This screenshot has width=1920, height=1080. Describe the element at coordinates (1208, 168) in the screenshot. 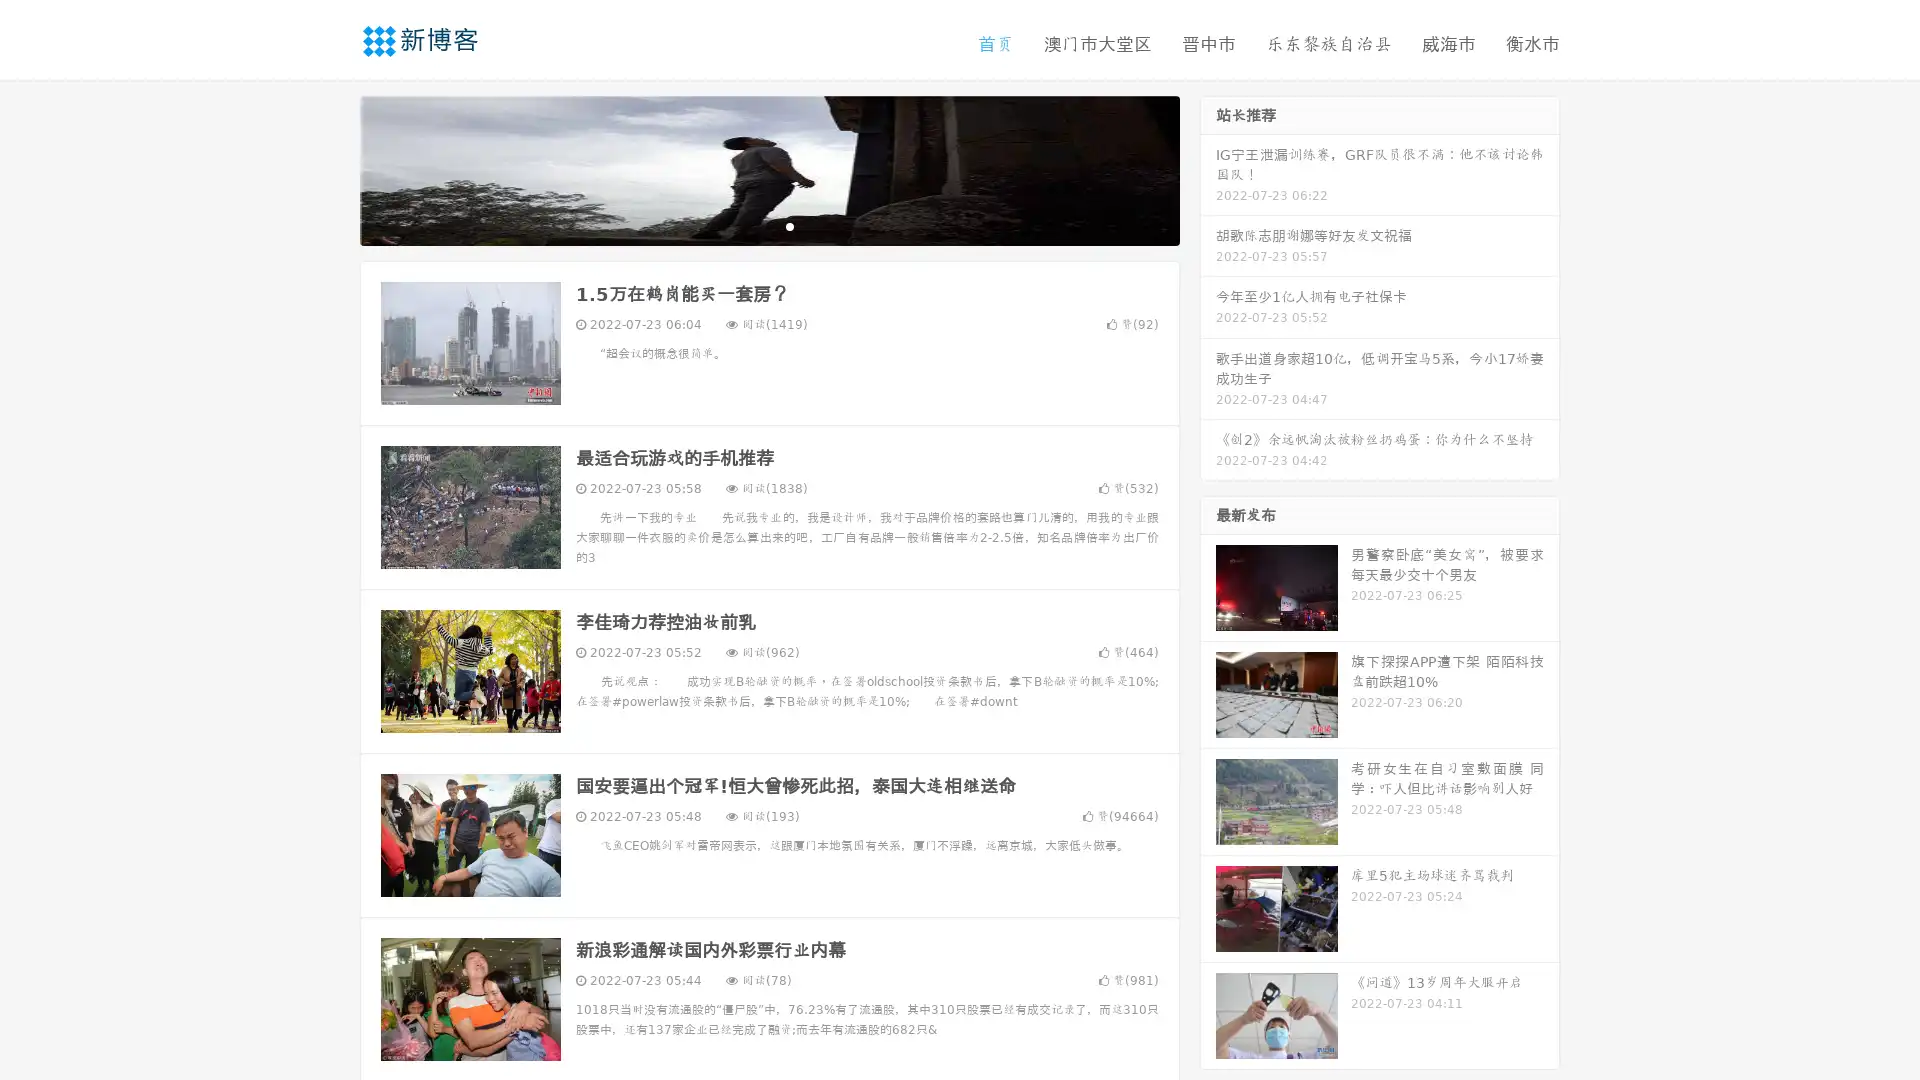

I see `Next slide` at that location.